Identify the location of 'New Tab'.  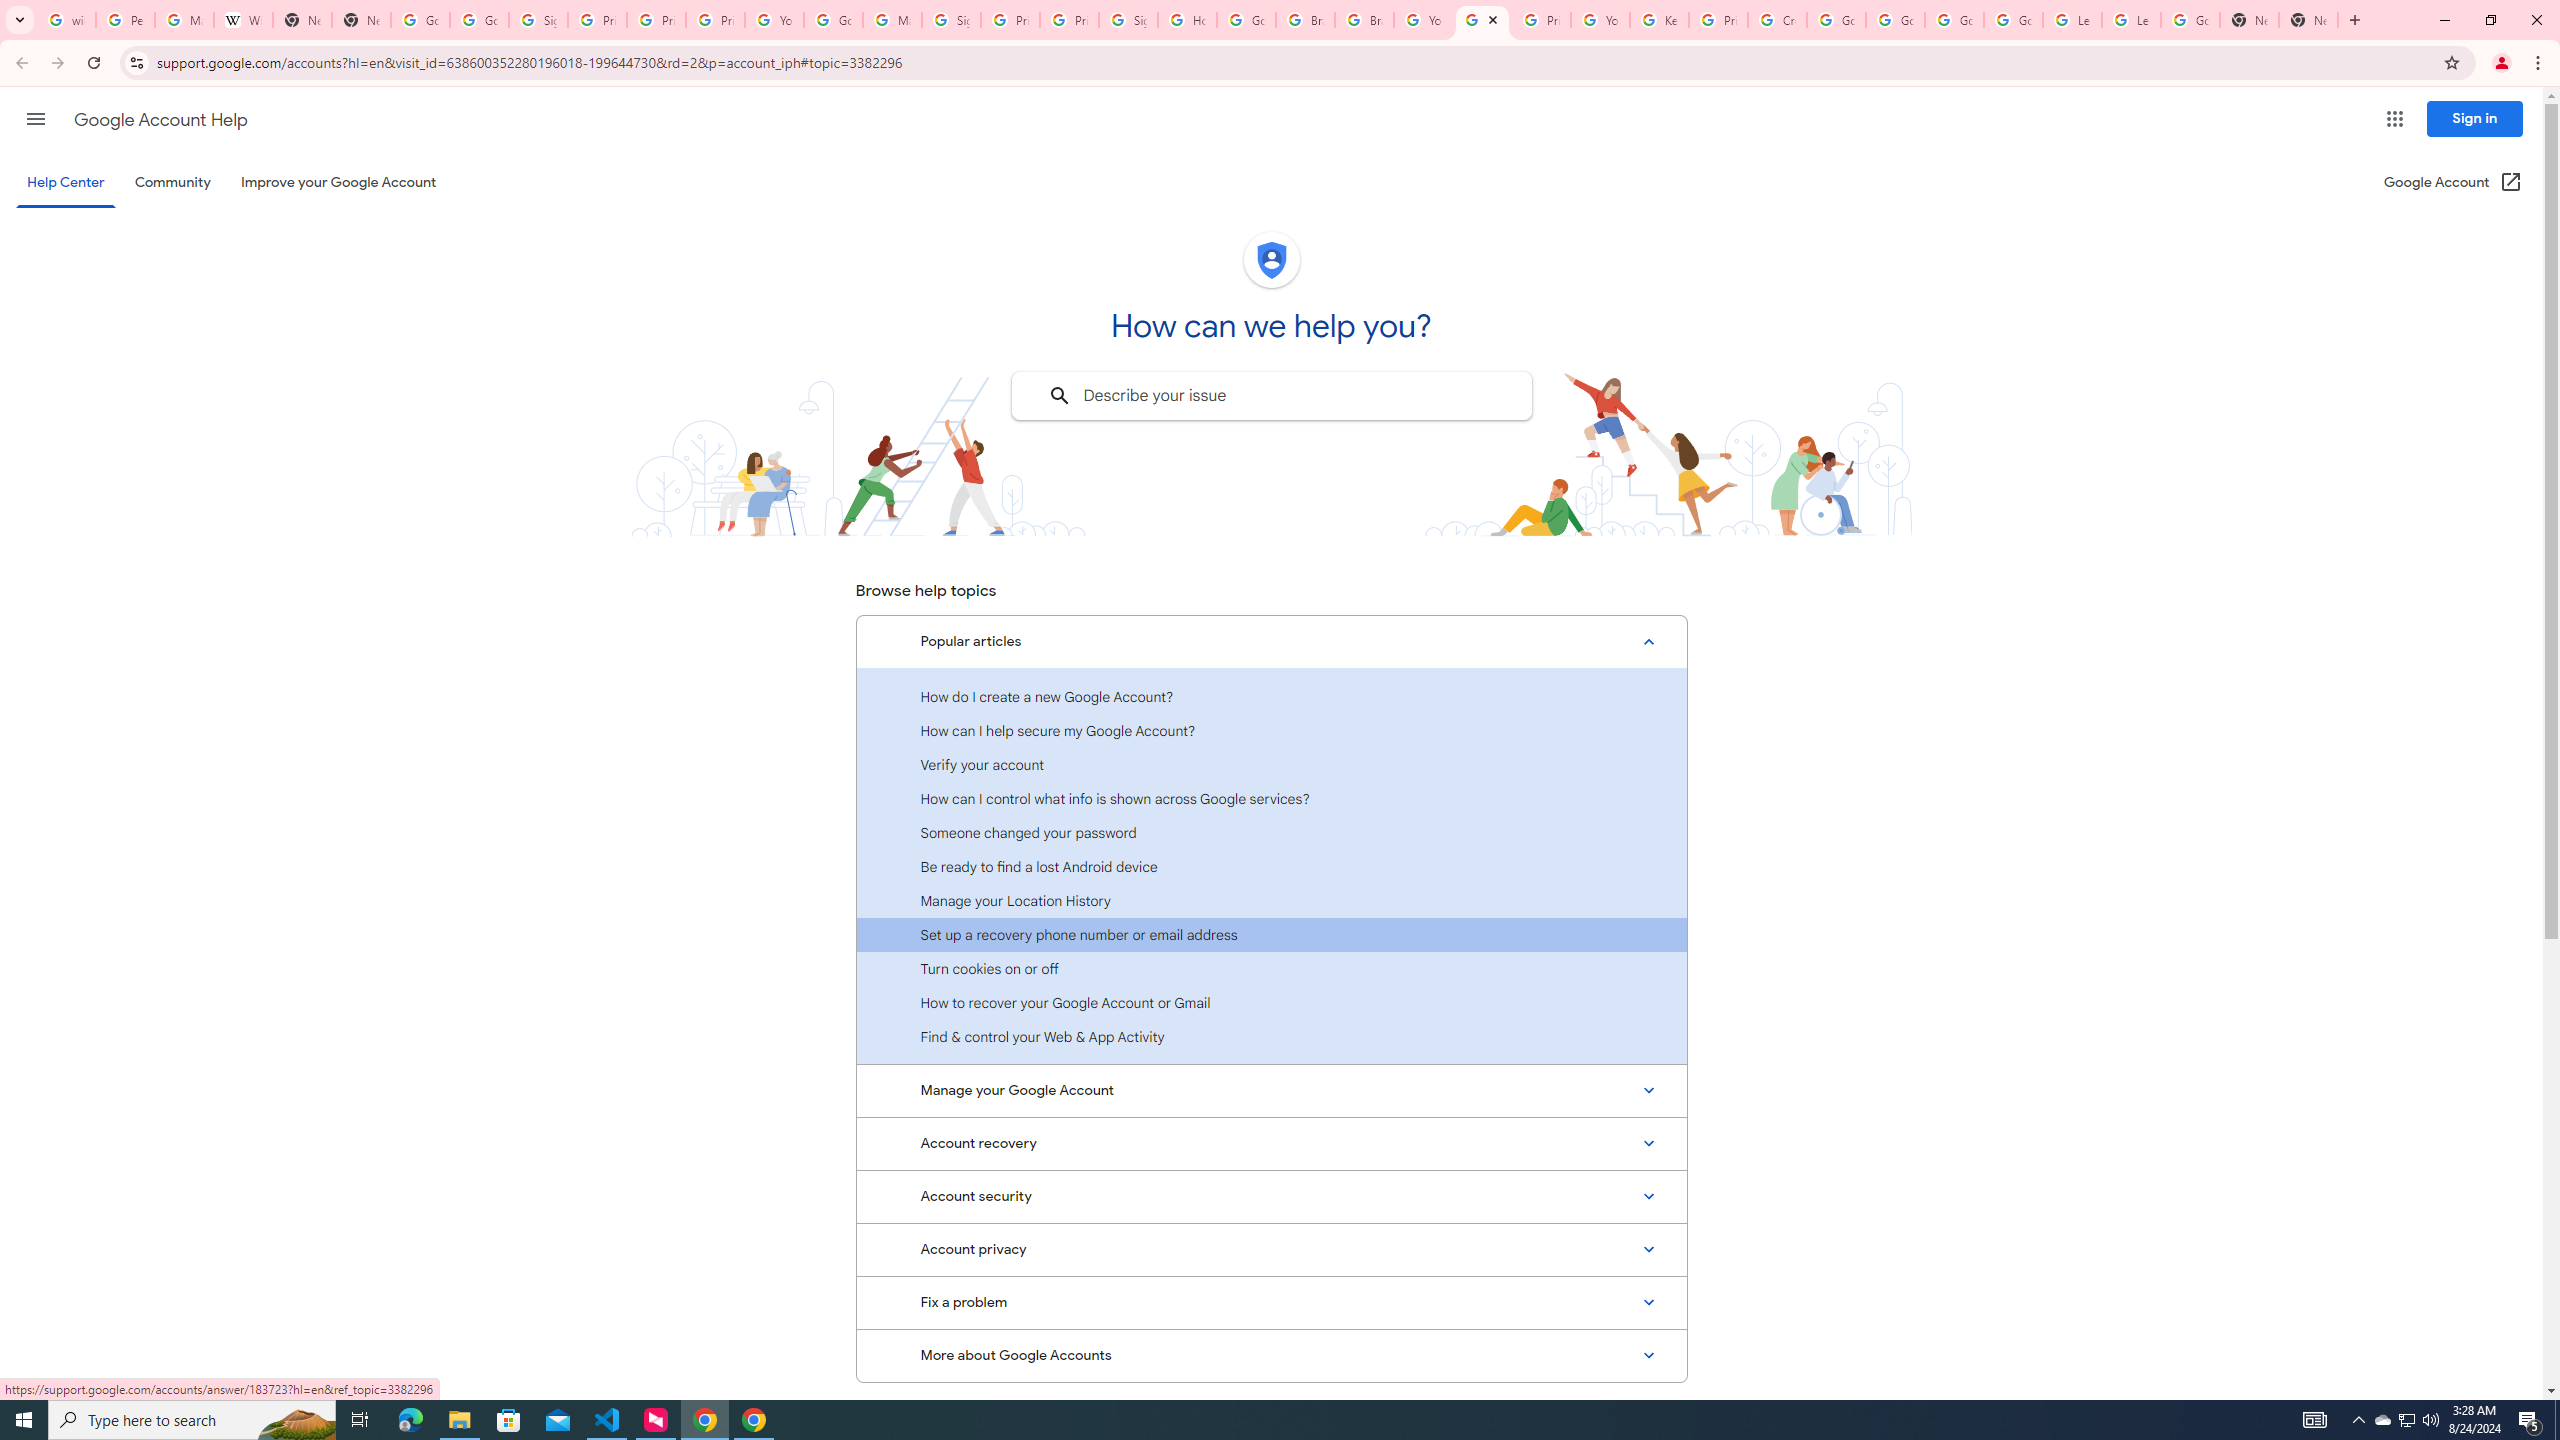
(2308, 19).